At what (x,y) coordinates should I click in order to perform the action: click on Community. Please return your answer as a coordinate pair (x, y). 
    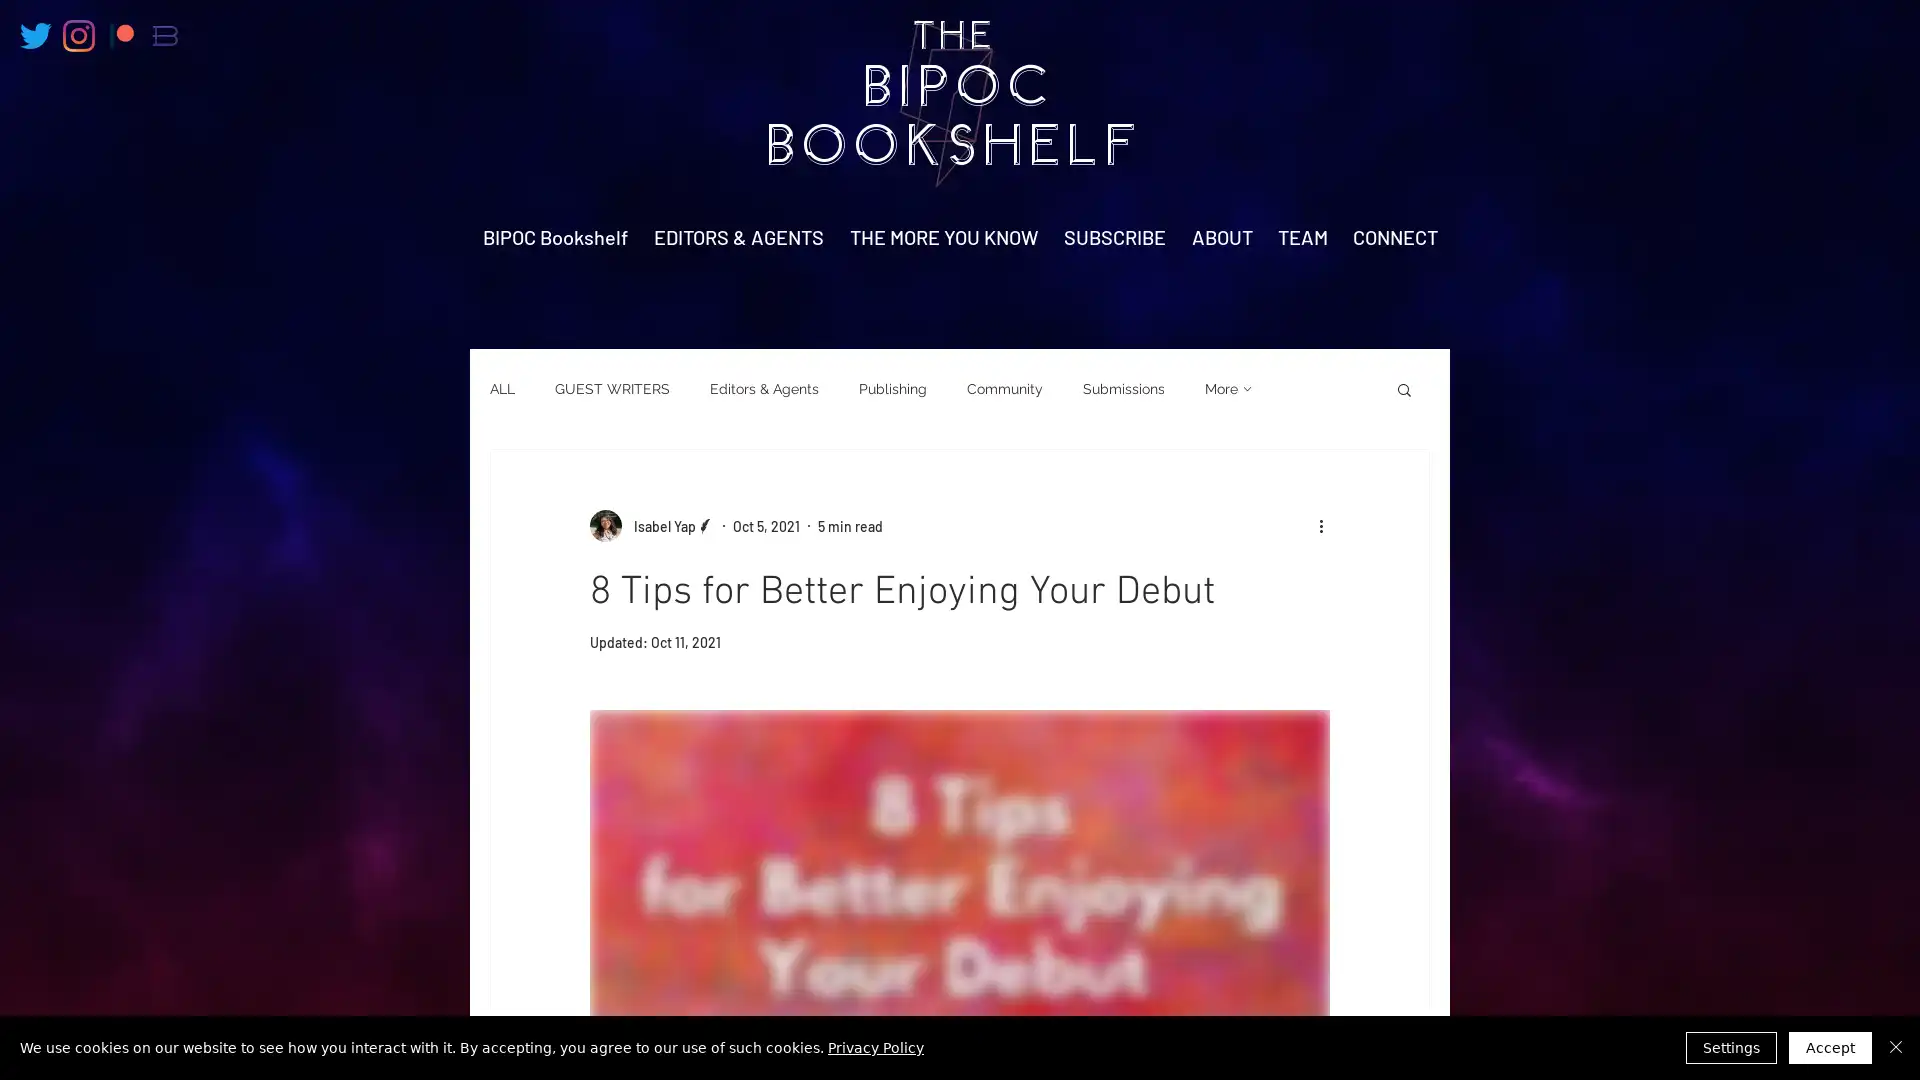
    Looking at the image, I should click on (1004, 389).